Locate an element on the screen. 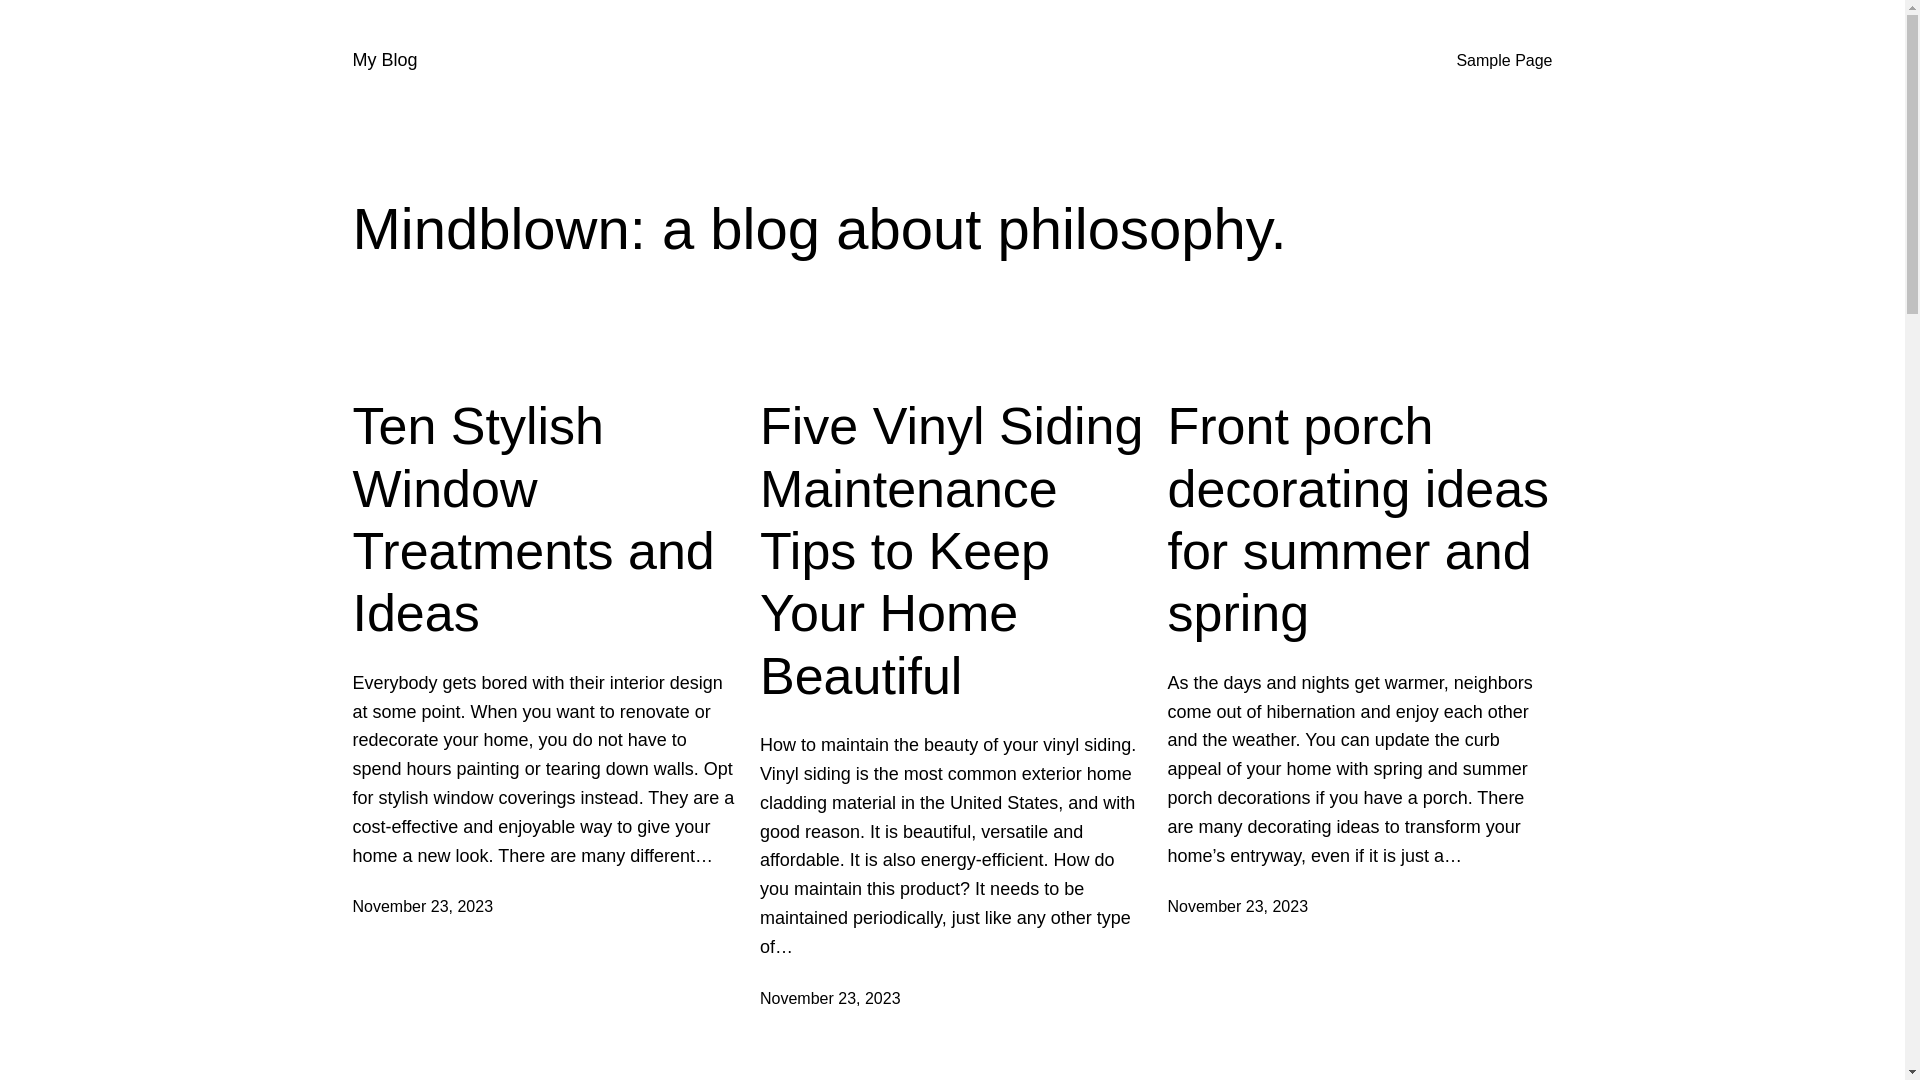 The image size is (1920, 1080). 'November 23, 2023' is located at coordinates (830, 998).